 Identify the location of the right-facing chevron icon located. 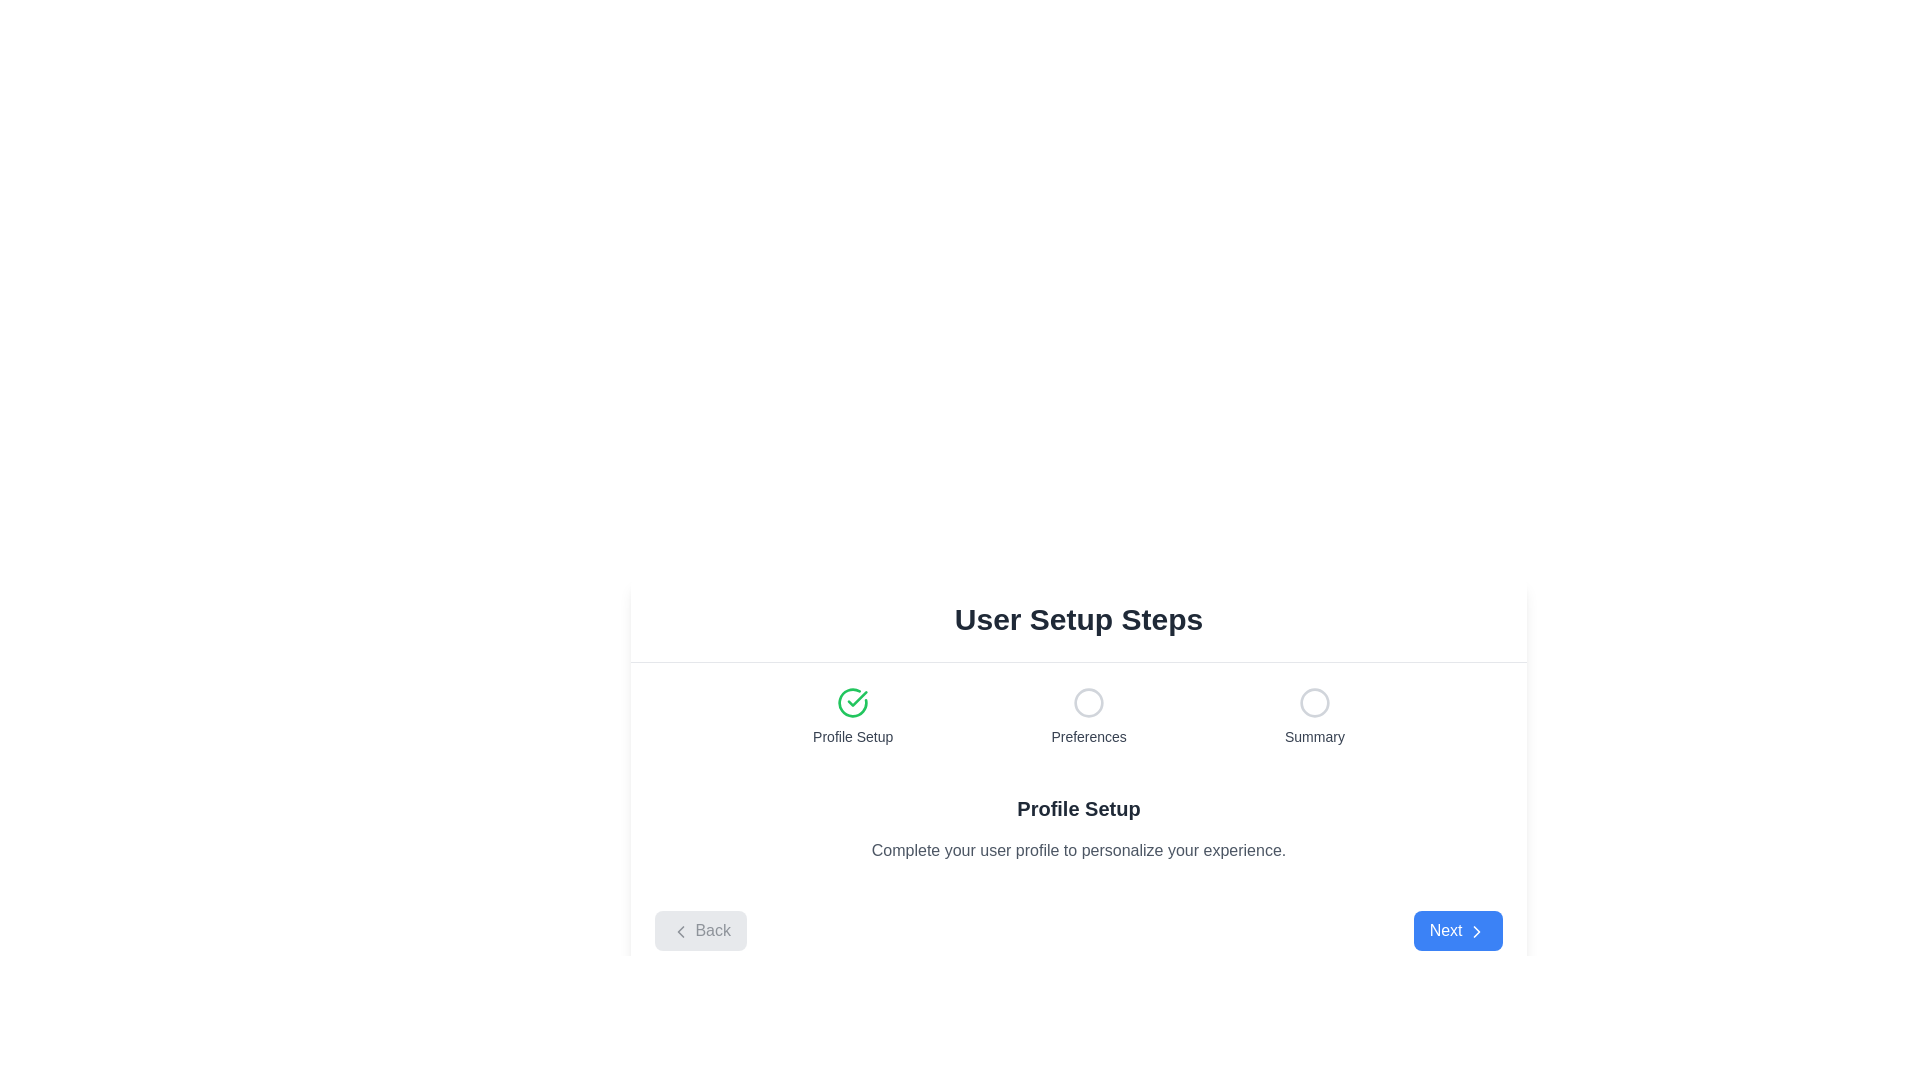
(1477, 930).